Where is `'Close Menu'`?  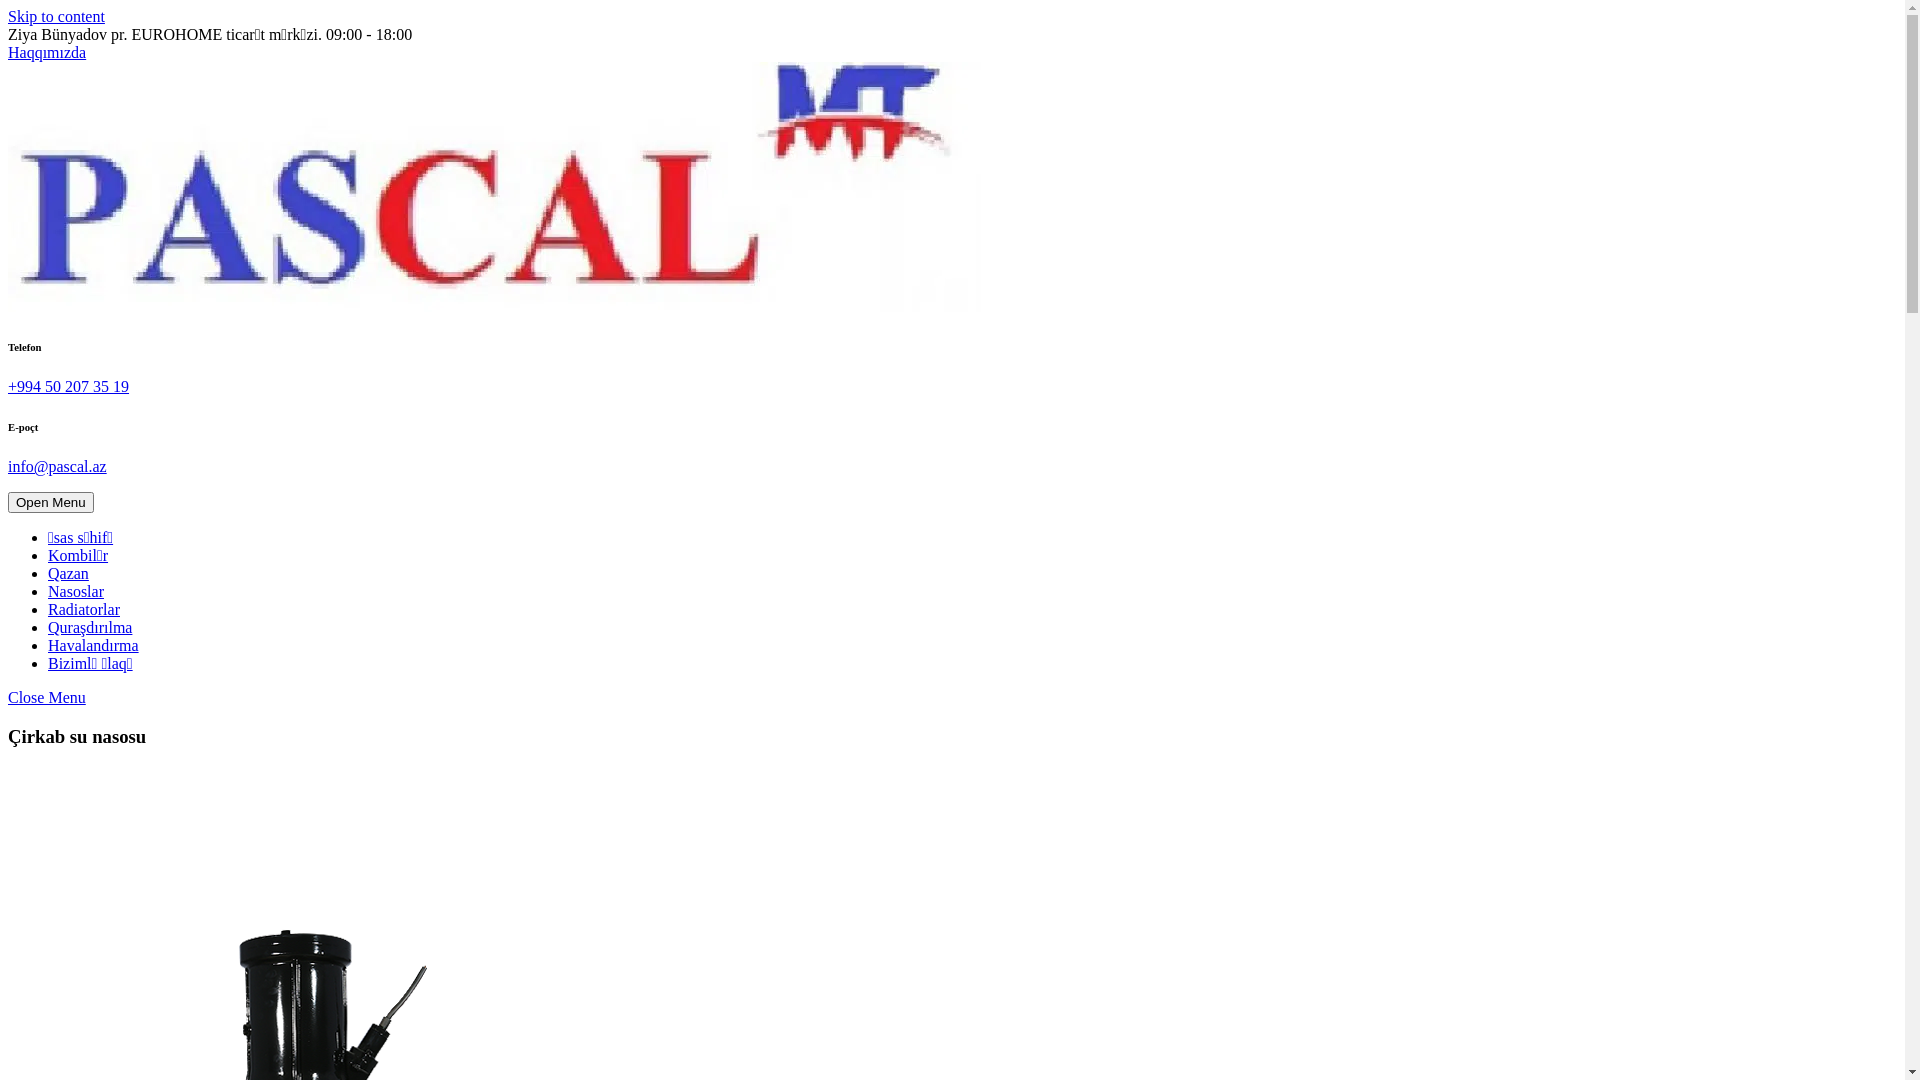
'Close Menu' is located at coordinates (8, 696).